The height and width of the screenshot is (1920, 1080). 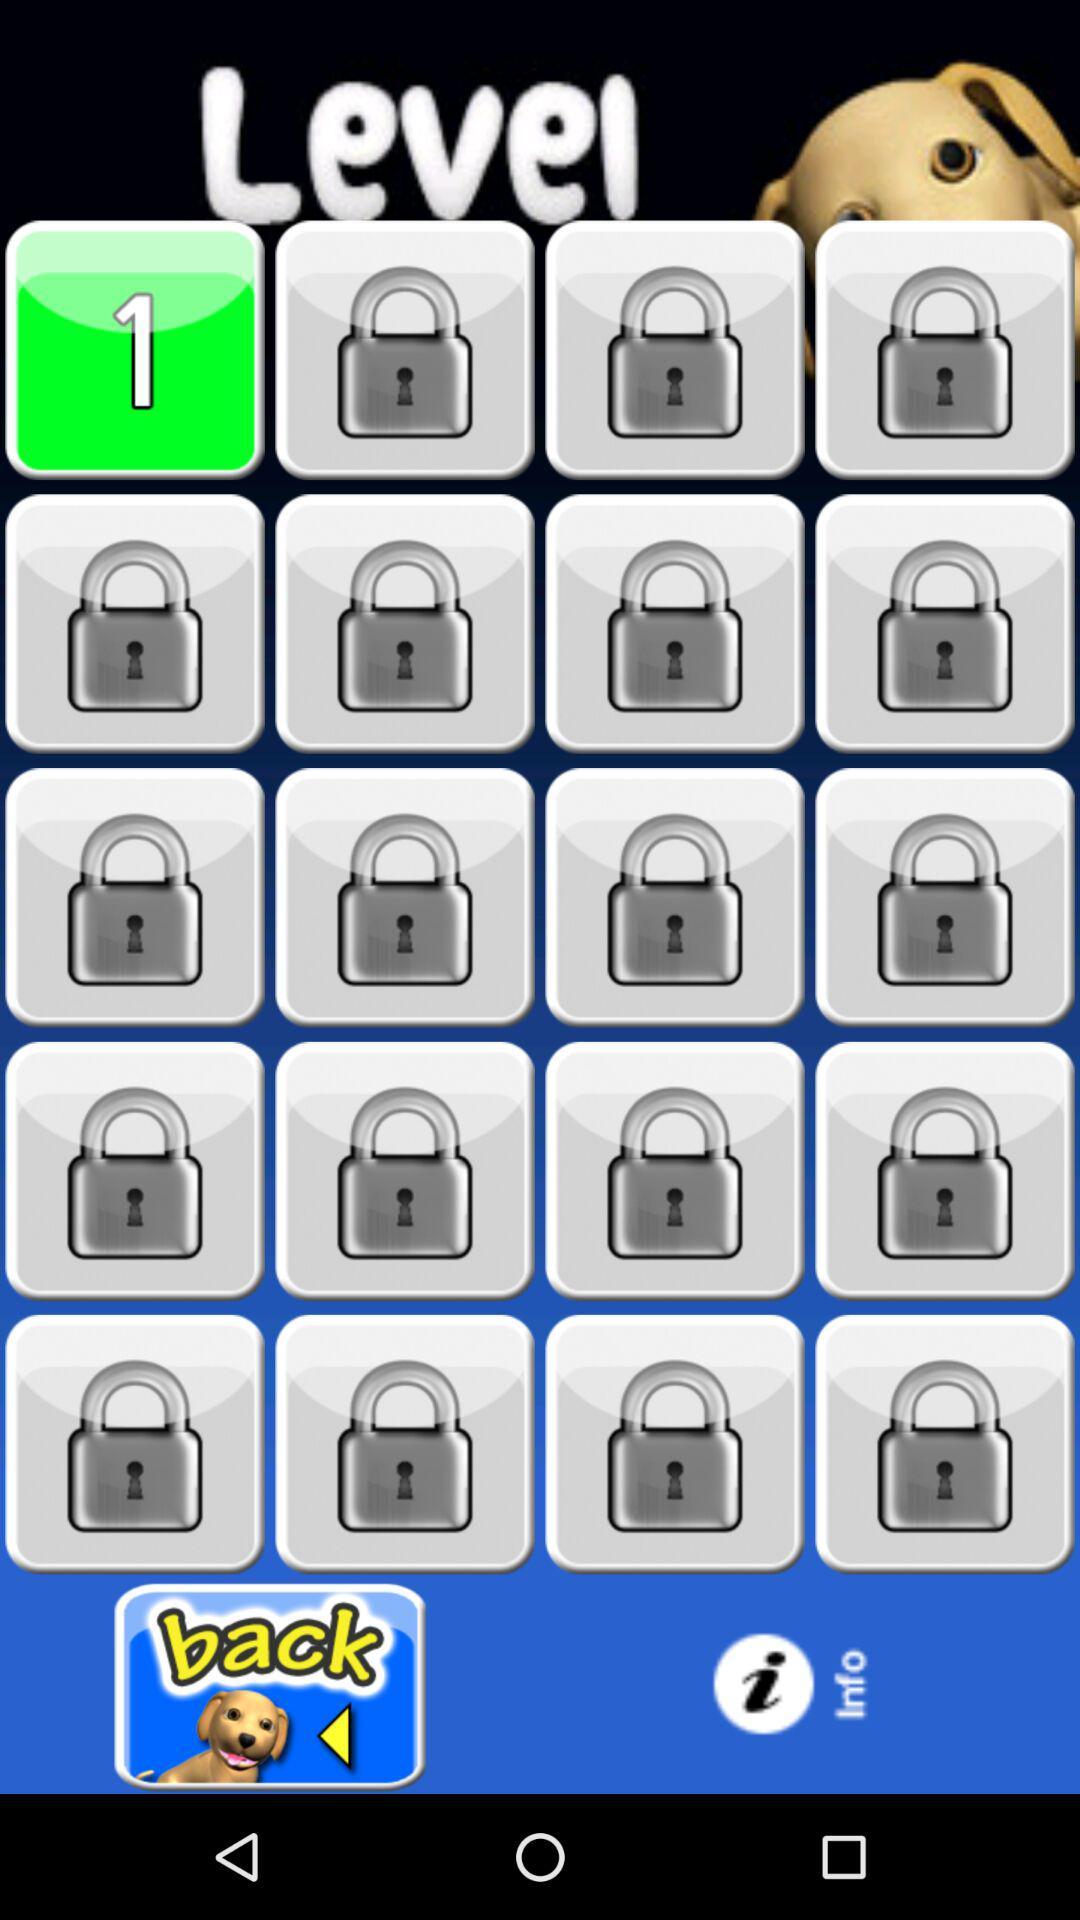 I want to click on unlock level13, so click(x=135, y=1171).